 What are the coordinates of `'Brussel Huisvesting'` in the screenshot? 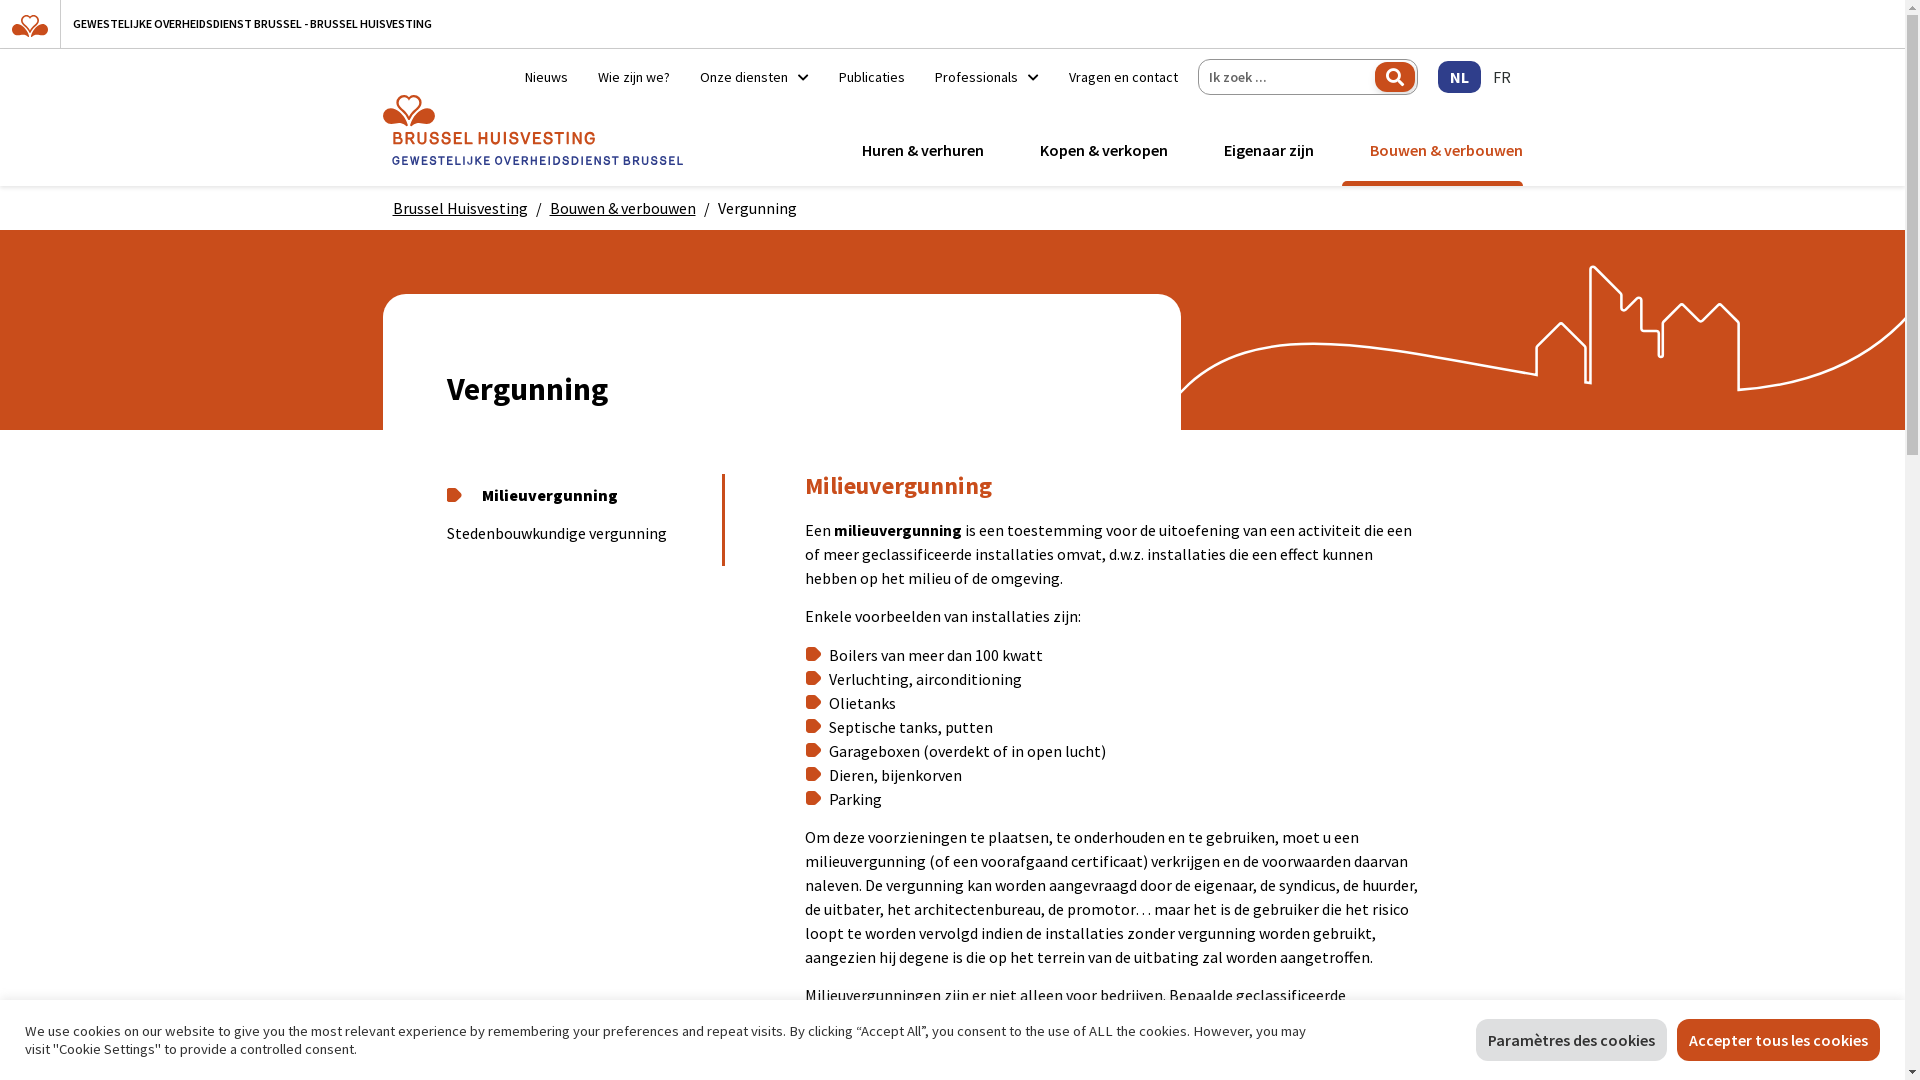 It's located at (392, 208).